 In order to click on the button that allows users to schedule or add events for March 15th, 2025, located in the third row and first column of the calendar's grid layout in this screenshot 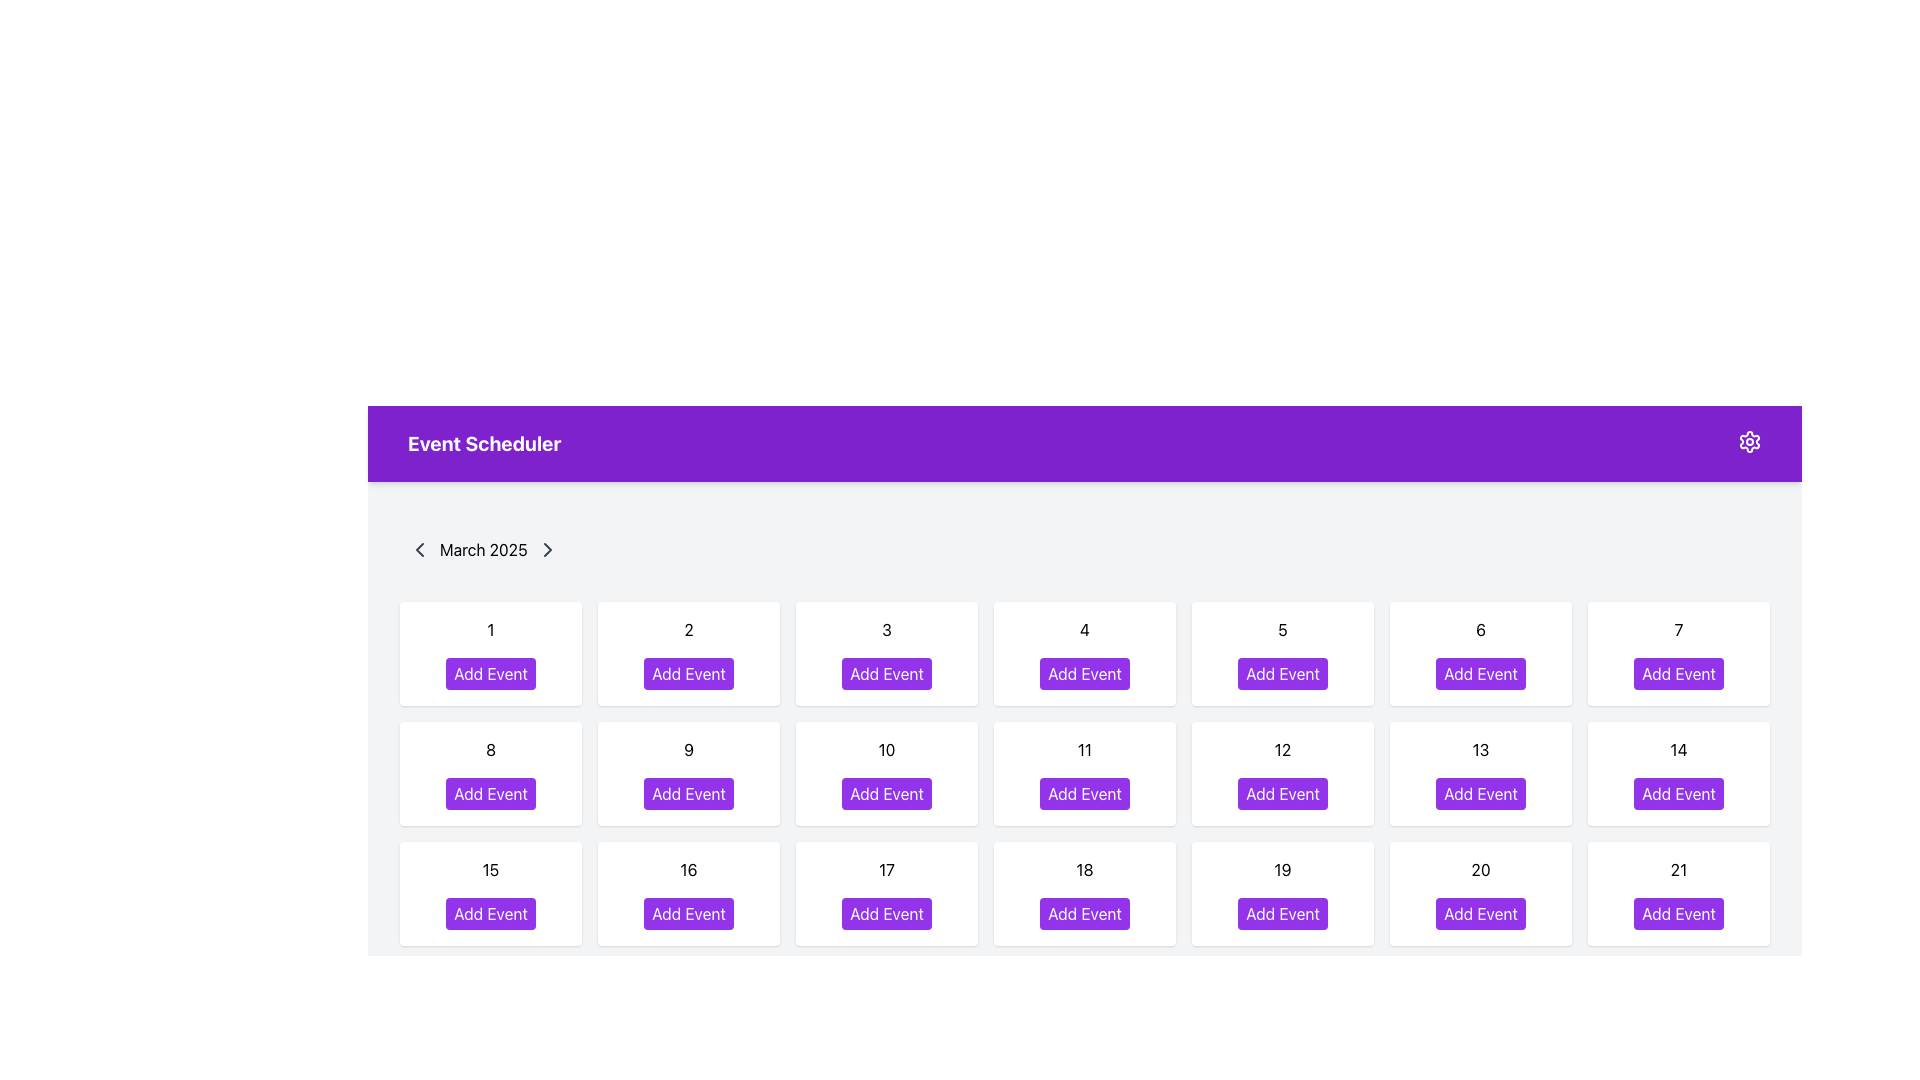, I will do `click(490, 914)`.